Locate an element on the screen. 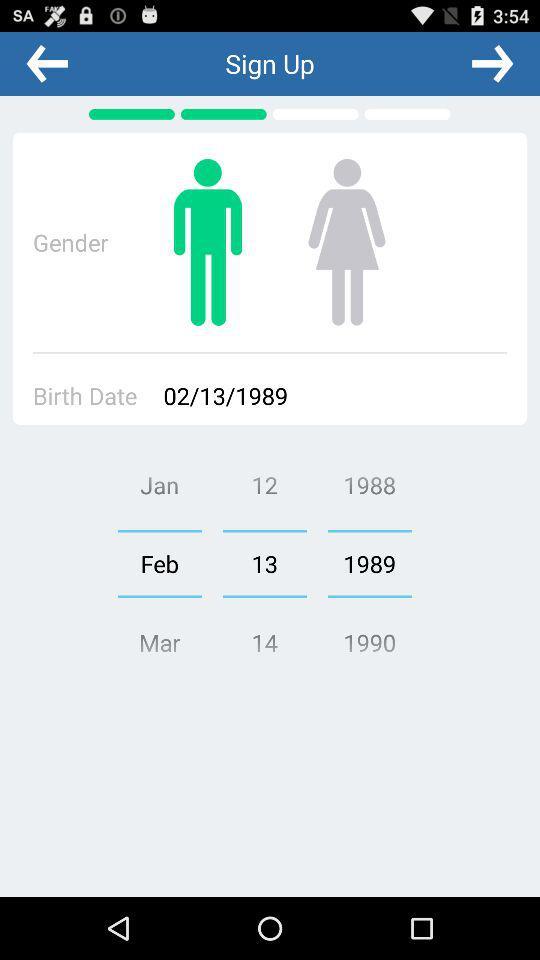  the app to the left of sign up app is located at coordinates (47, 63).